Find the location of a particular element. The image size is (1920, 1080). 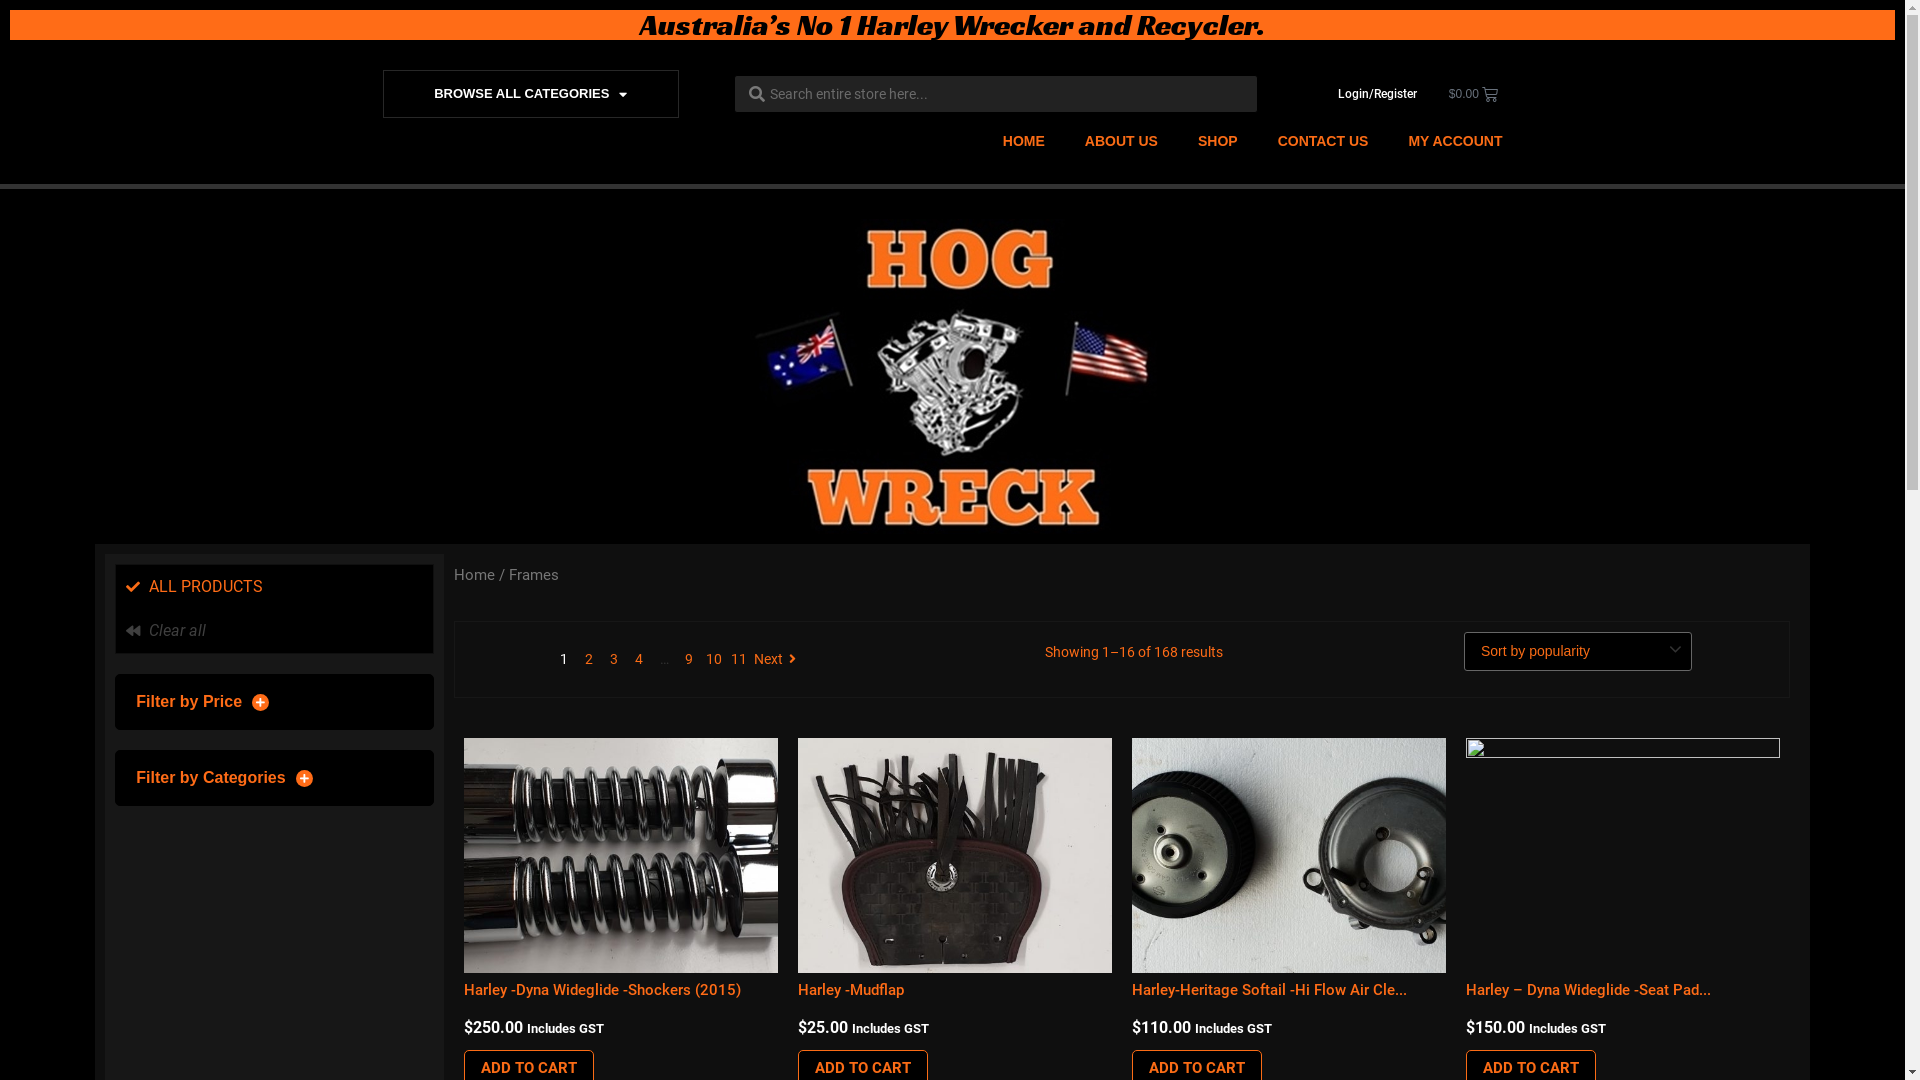

'SHOP' is located at coordinates (1177, 140).